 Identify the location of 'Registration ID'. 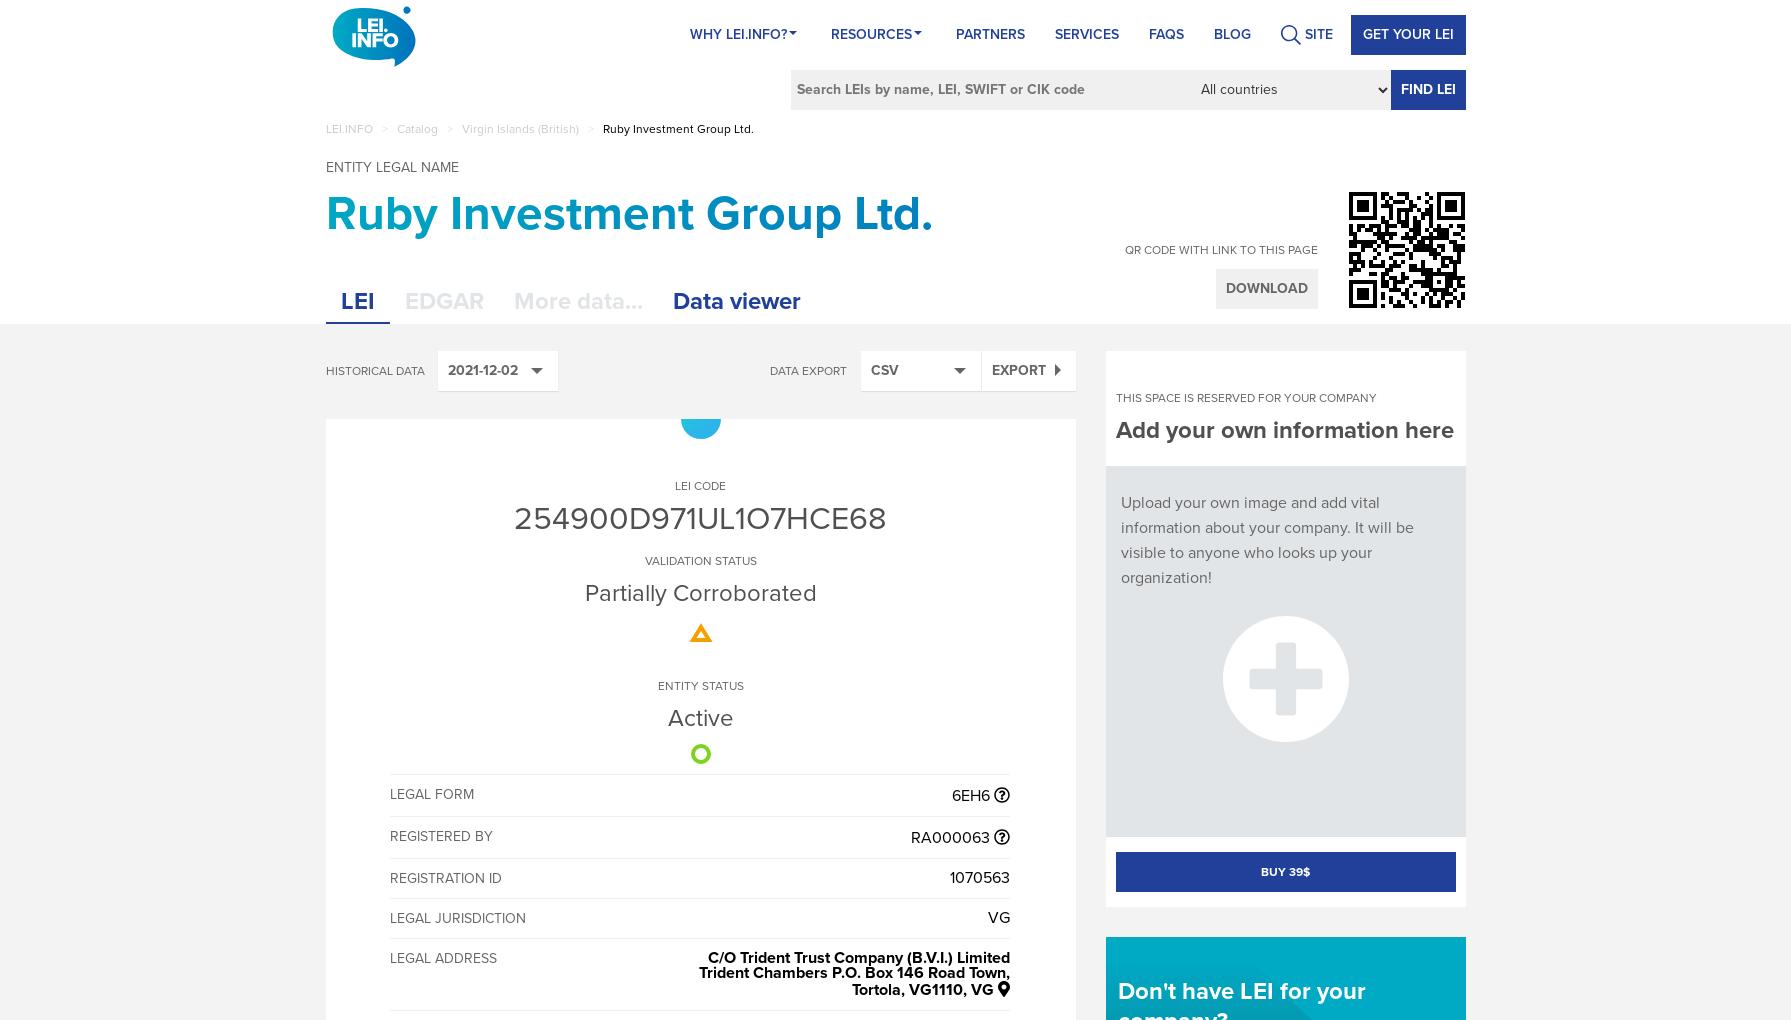
(445, 877).